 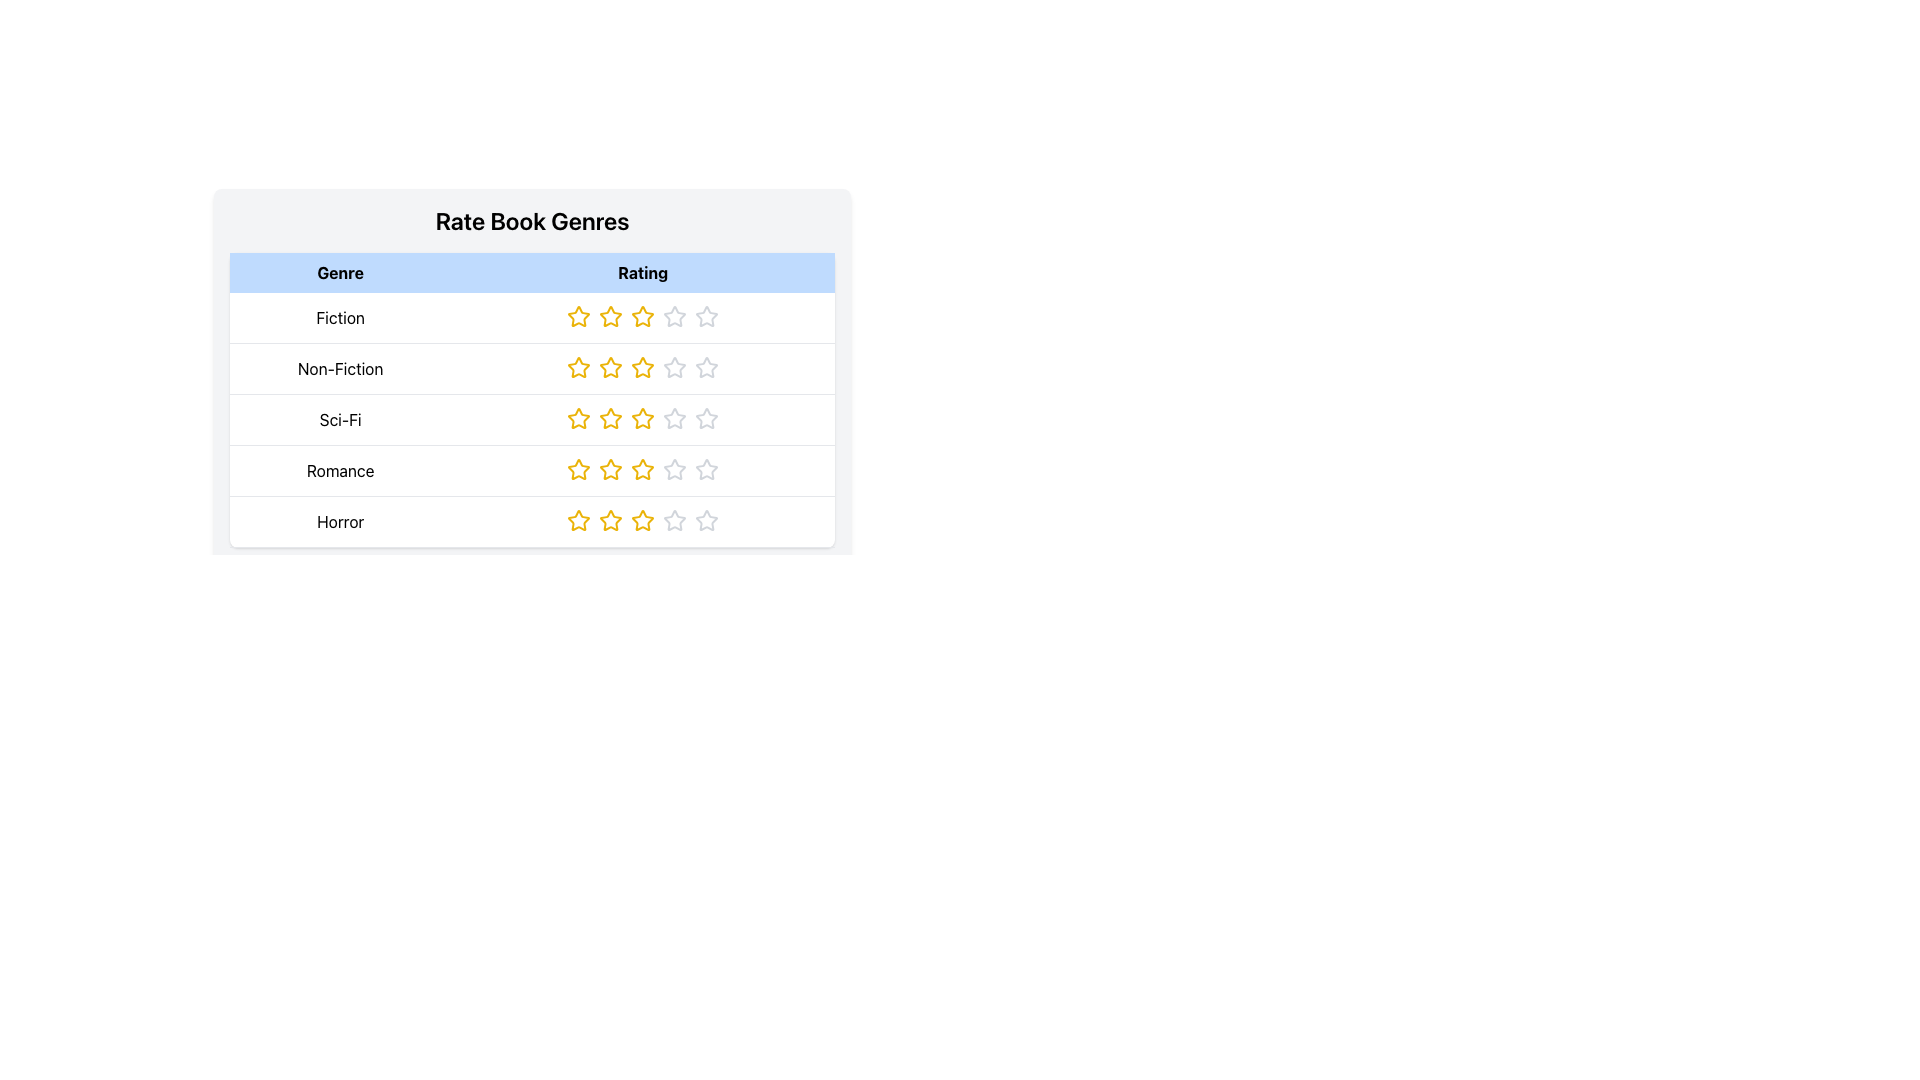 I want to click on the second yellow star icon in the 'Non-Fiction' row, so click(x=578, y=367).